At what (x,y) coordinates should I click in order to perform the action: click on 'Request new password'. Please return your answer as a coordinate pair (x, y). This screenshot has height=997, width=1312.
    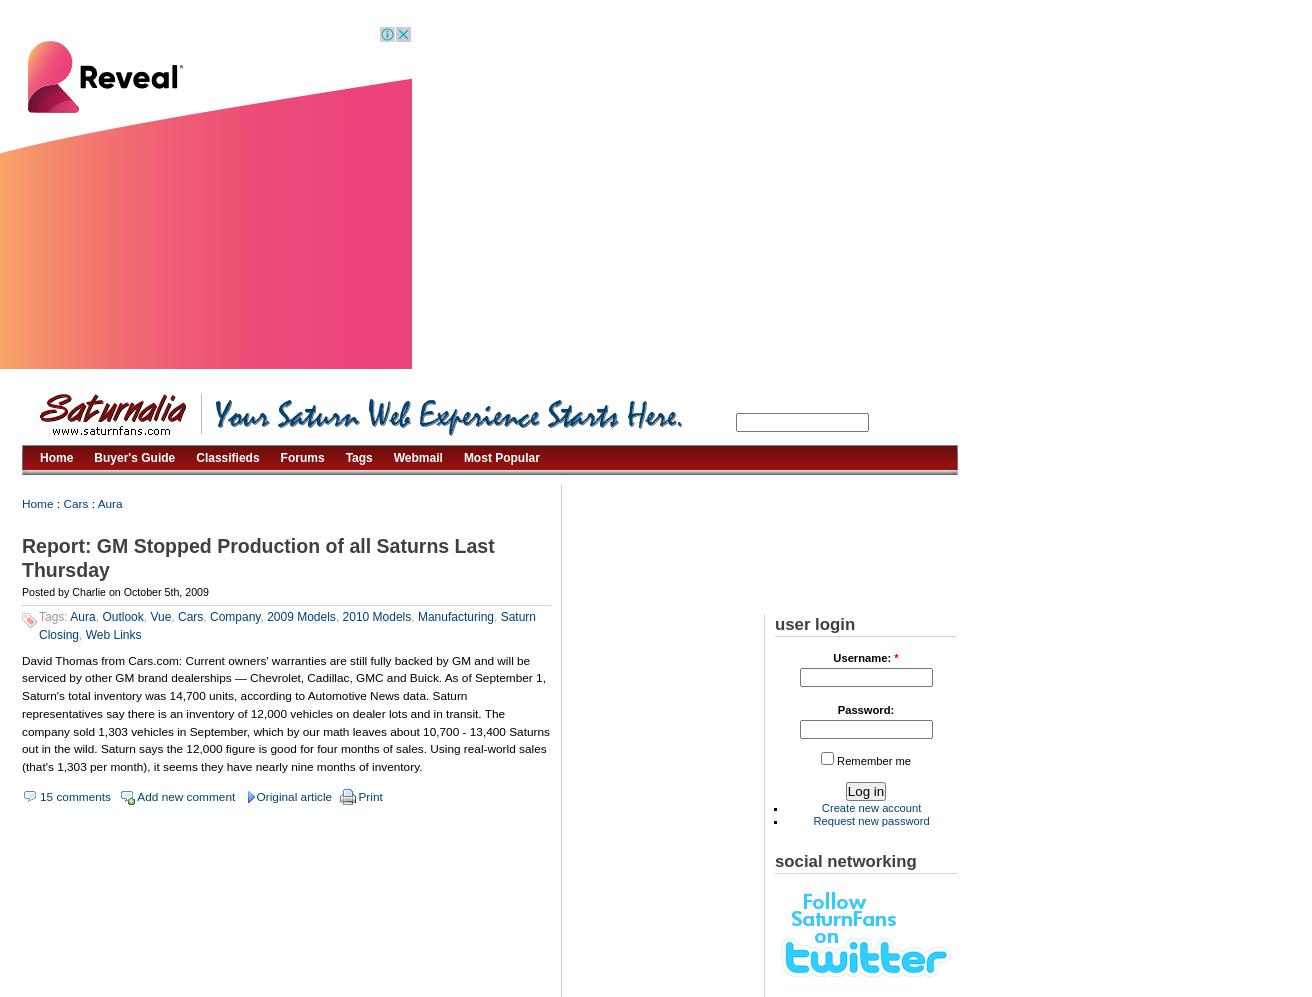
    Looking at the image, I should click on (870, 821).